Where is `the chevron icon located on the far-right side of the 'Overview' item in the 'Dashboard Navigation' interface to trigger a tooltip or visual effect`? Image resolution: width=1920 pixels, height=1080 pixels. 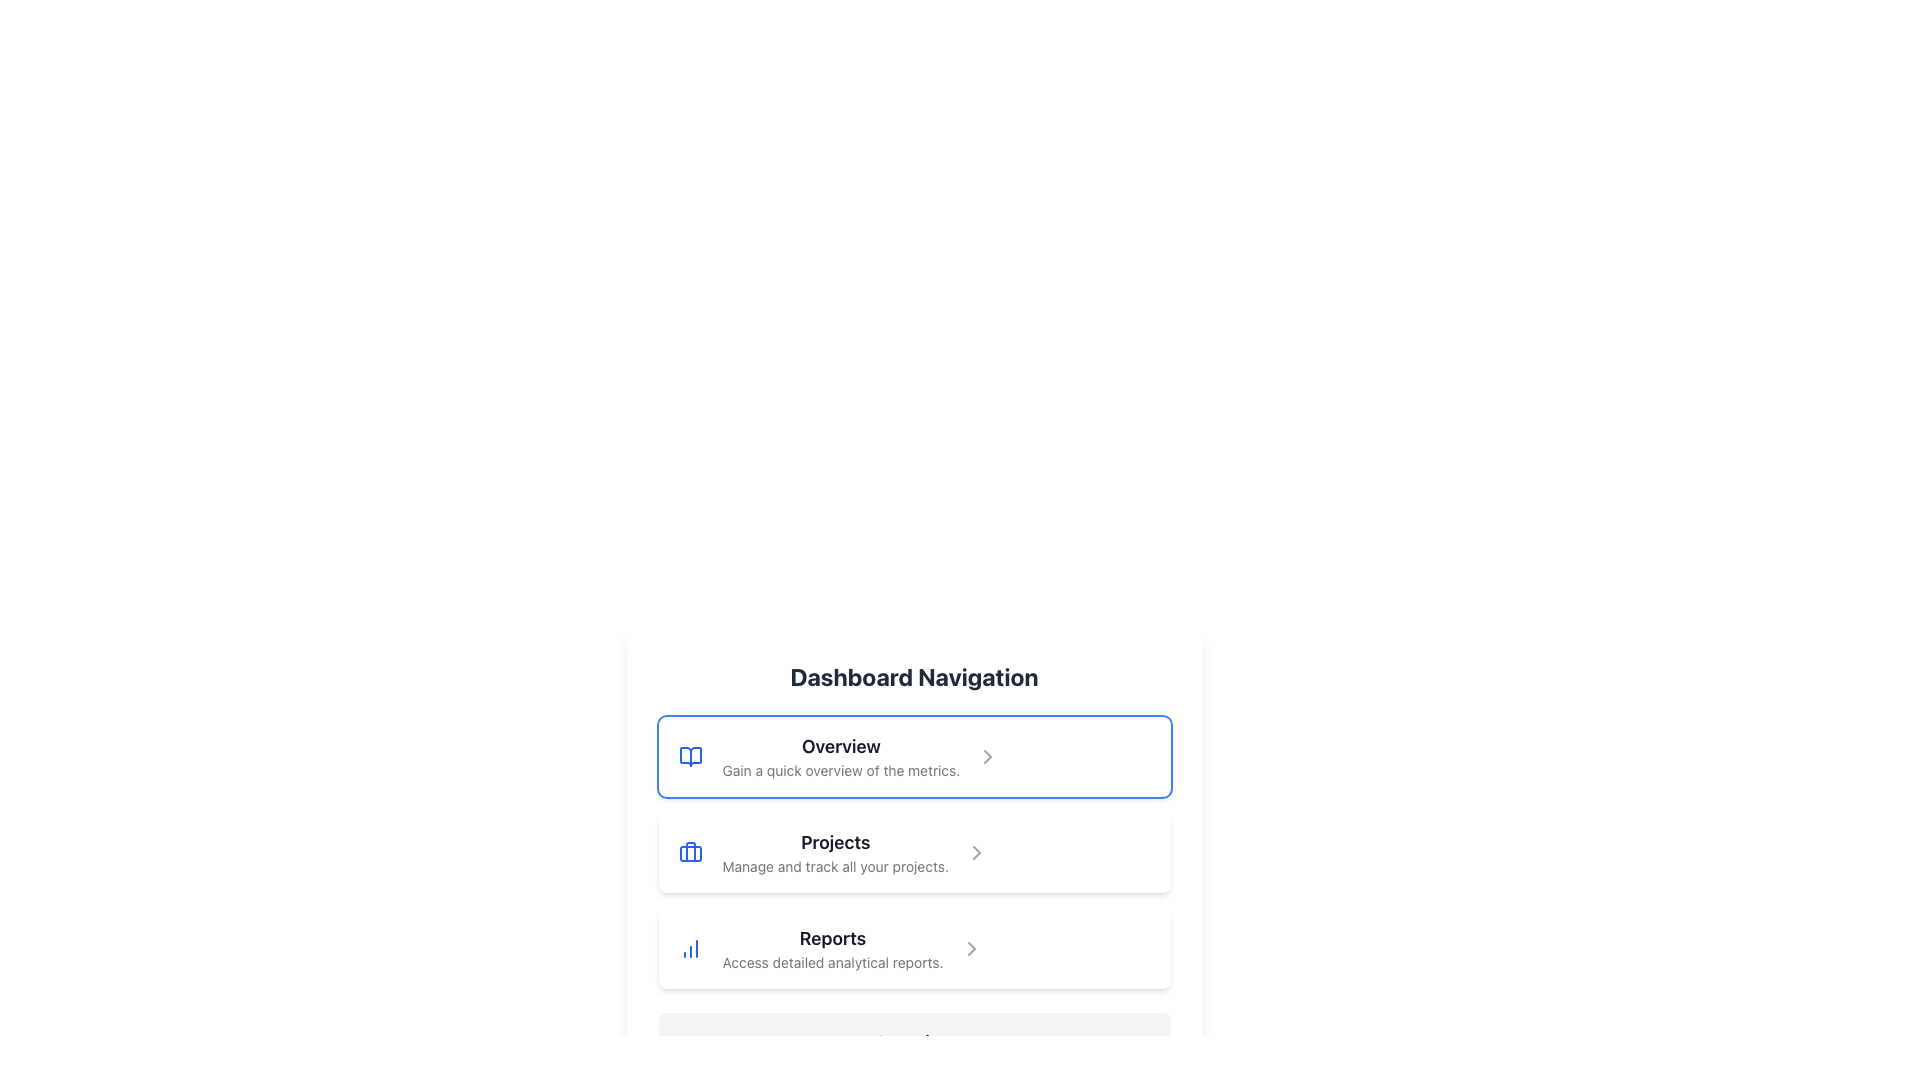 the chevron icon located on the far-right side of the 'Overview' item in the 'Dashboard Navigation' interface to trigger a tooltip or visual effect is located at coordinates (988, 756).